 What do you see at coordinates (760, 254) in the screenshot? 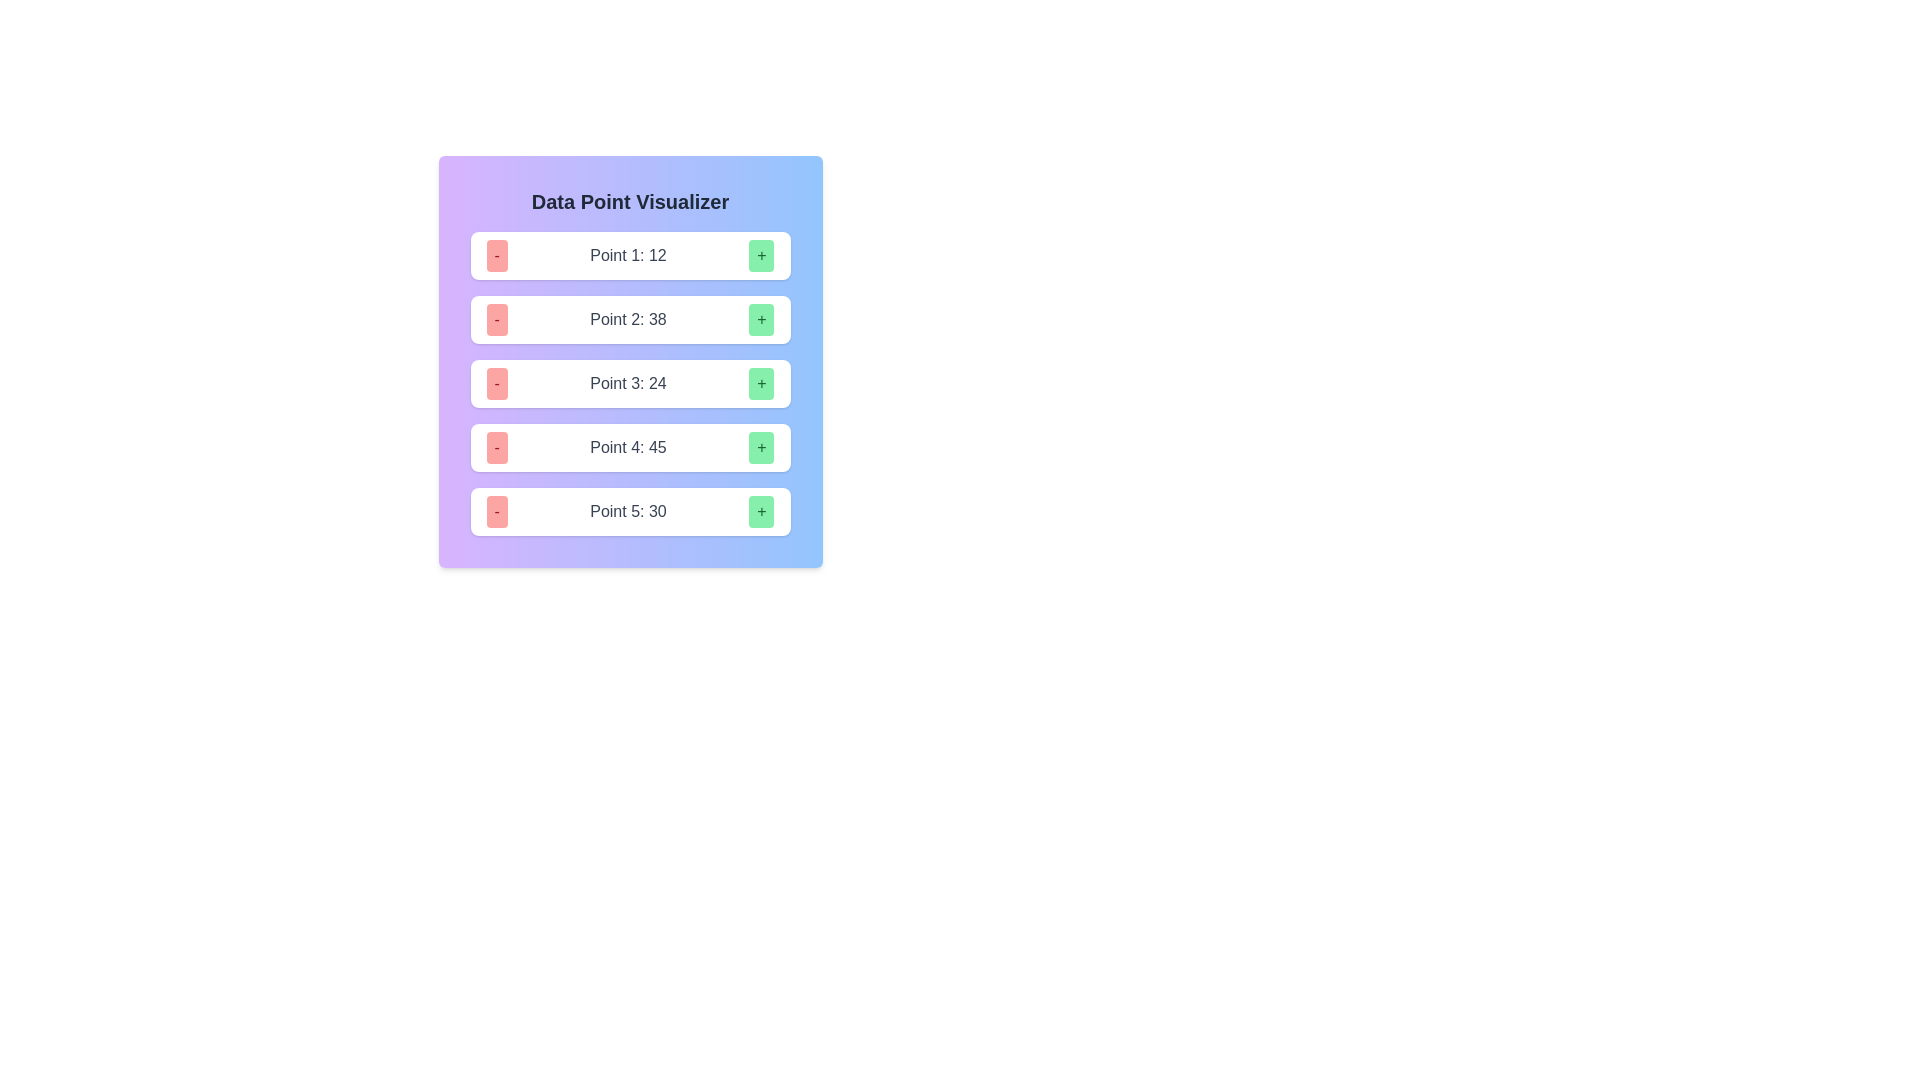
I see `the increment button located at the far right of the row labeled 'Point 1: 12' to increase the numerical value` at bounding box center [760, 254].